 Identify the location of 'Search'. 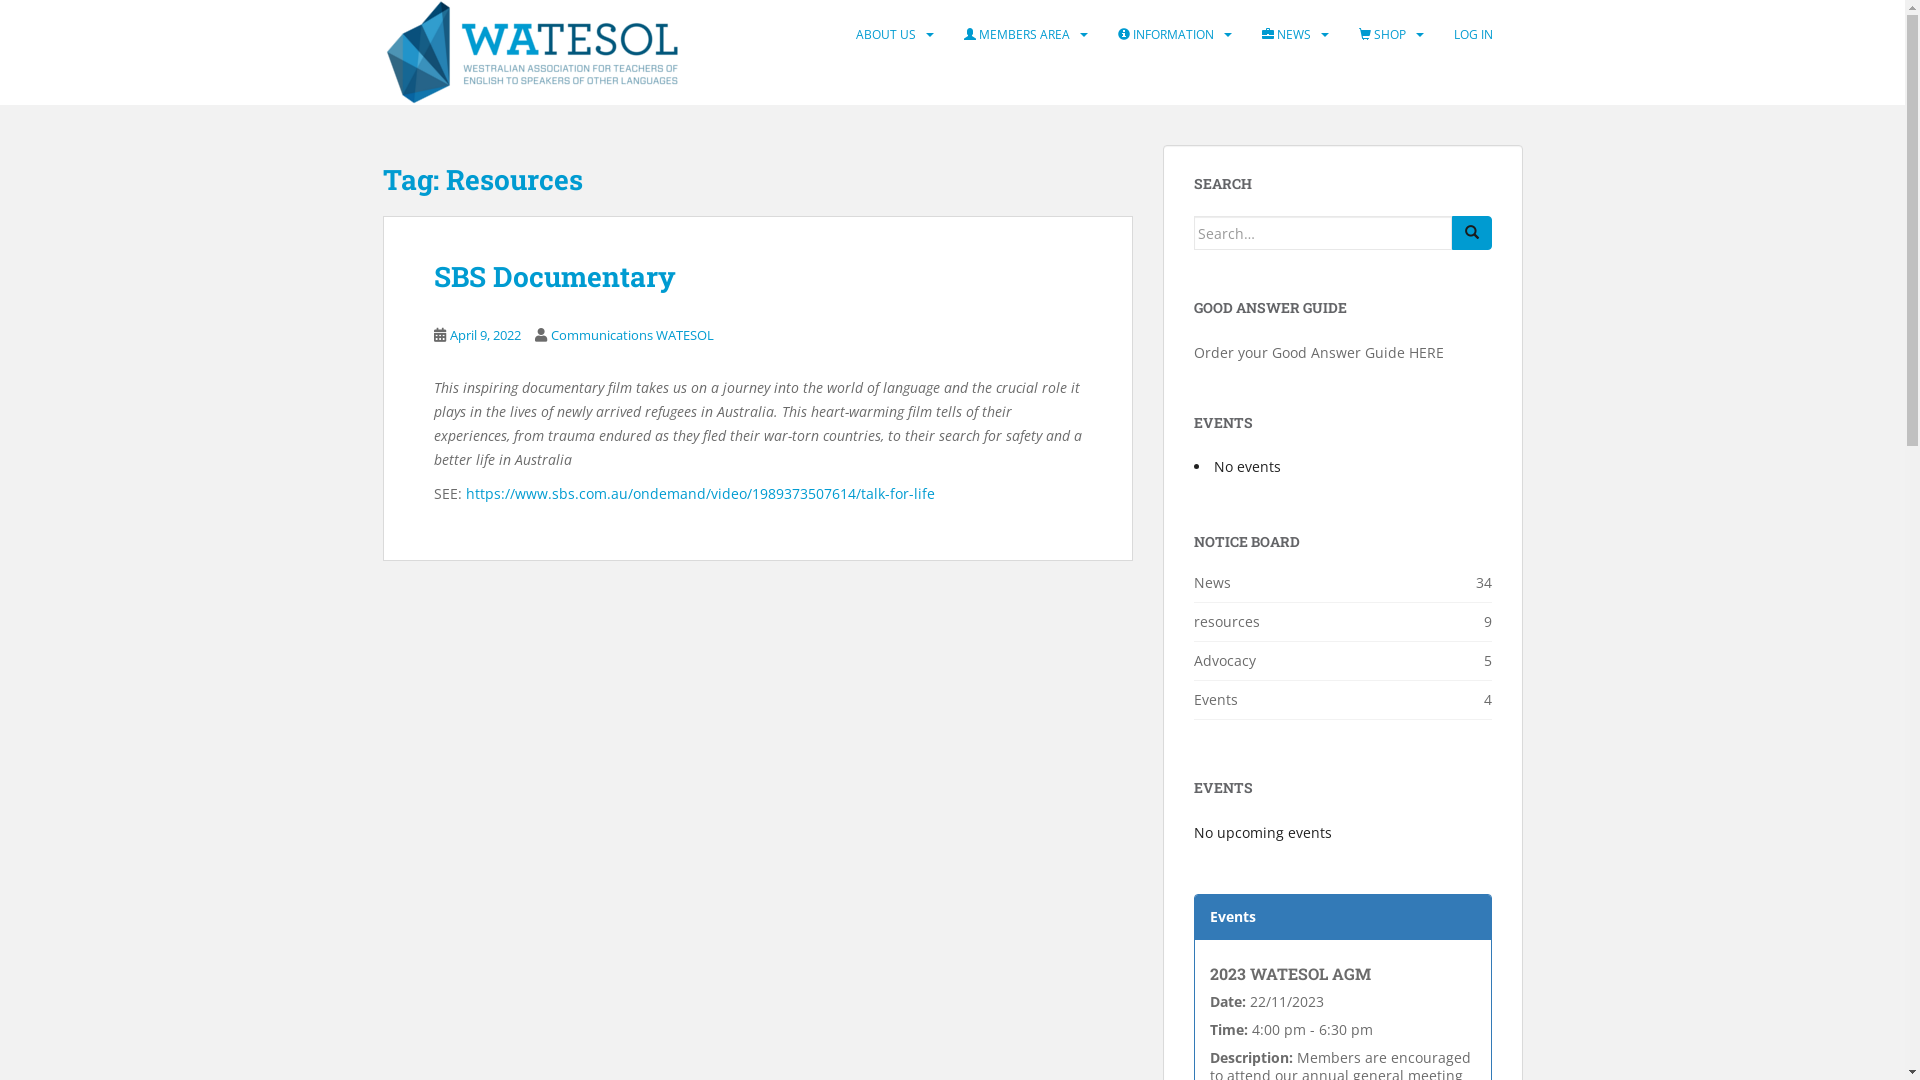
(1472, 231).